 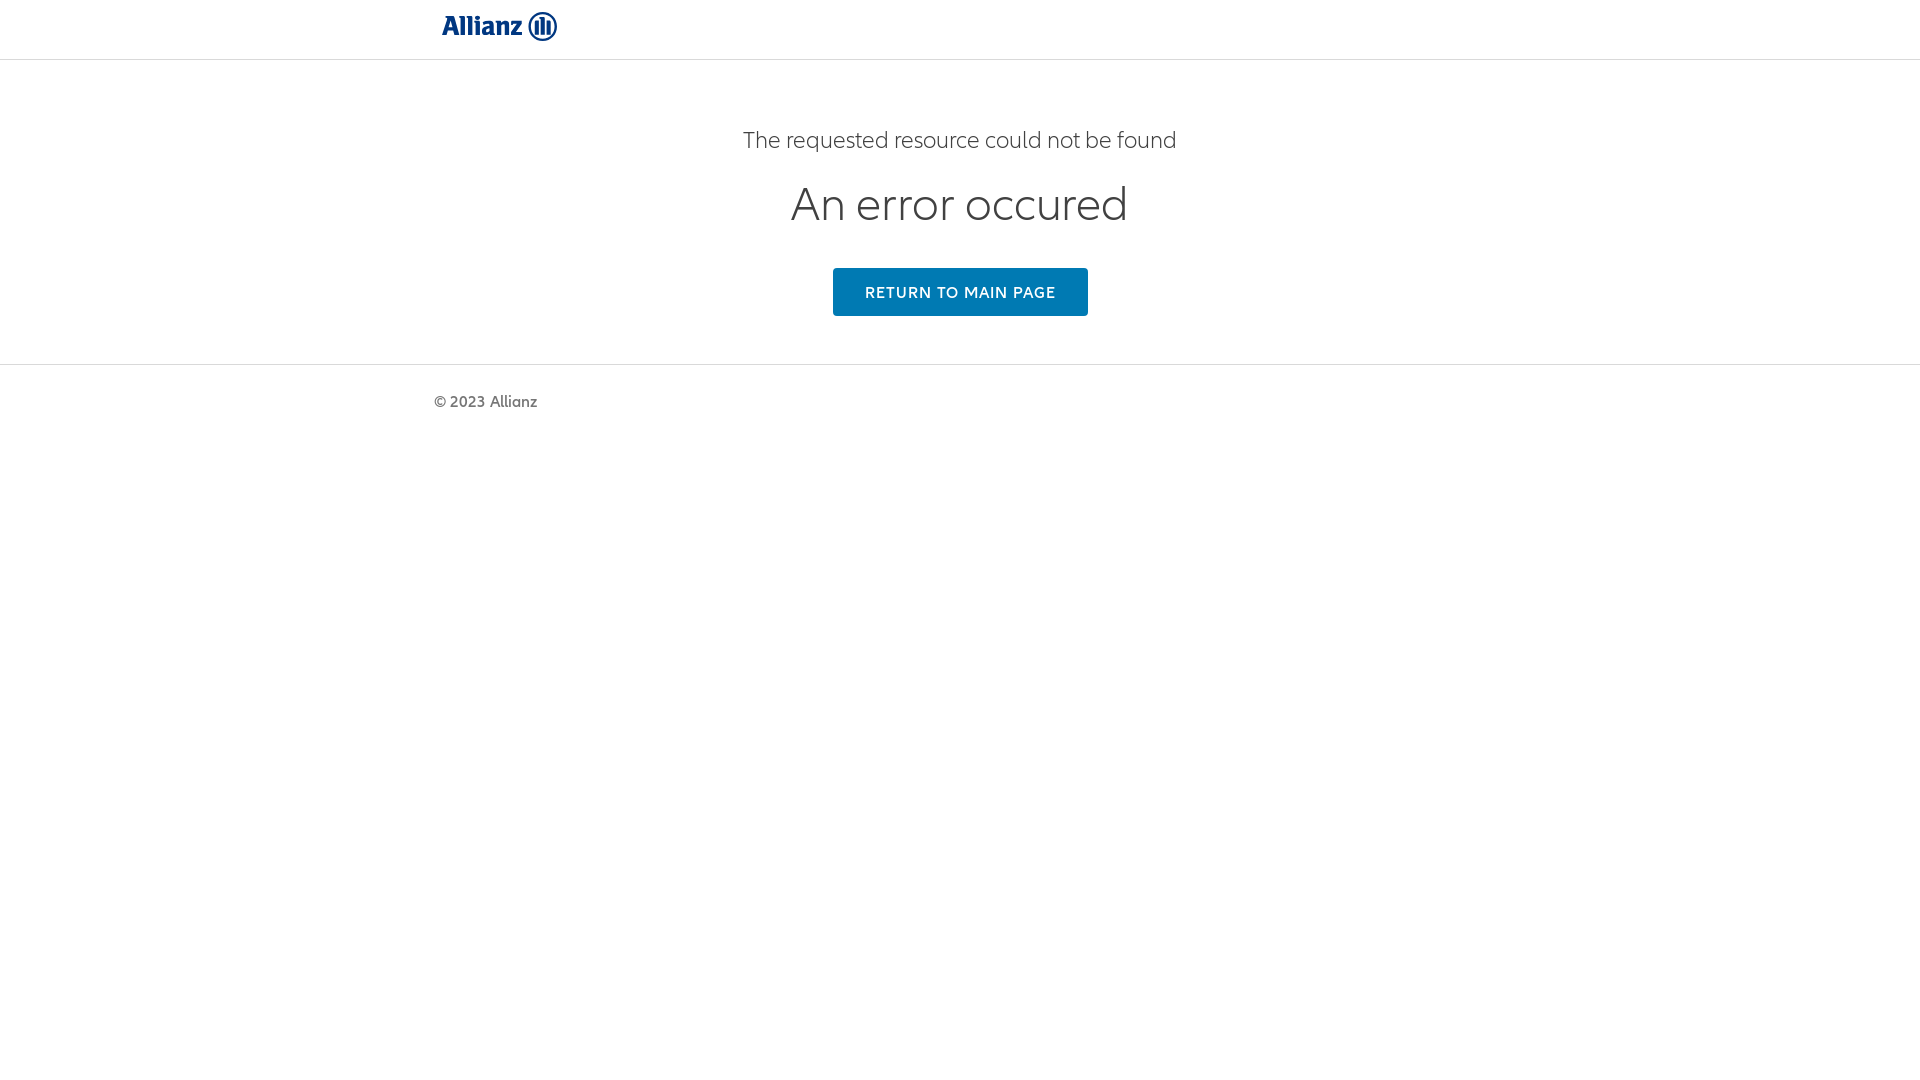 What do you see at coordinates (958, 292) in the screenshot?
I see `'RETURN TO MAIN PAGE'` at bounding box center [958, 292].